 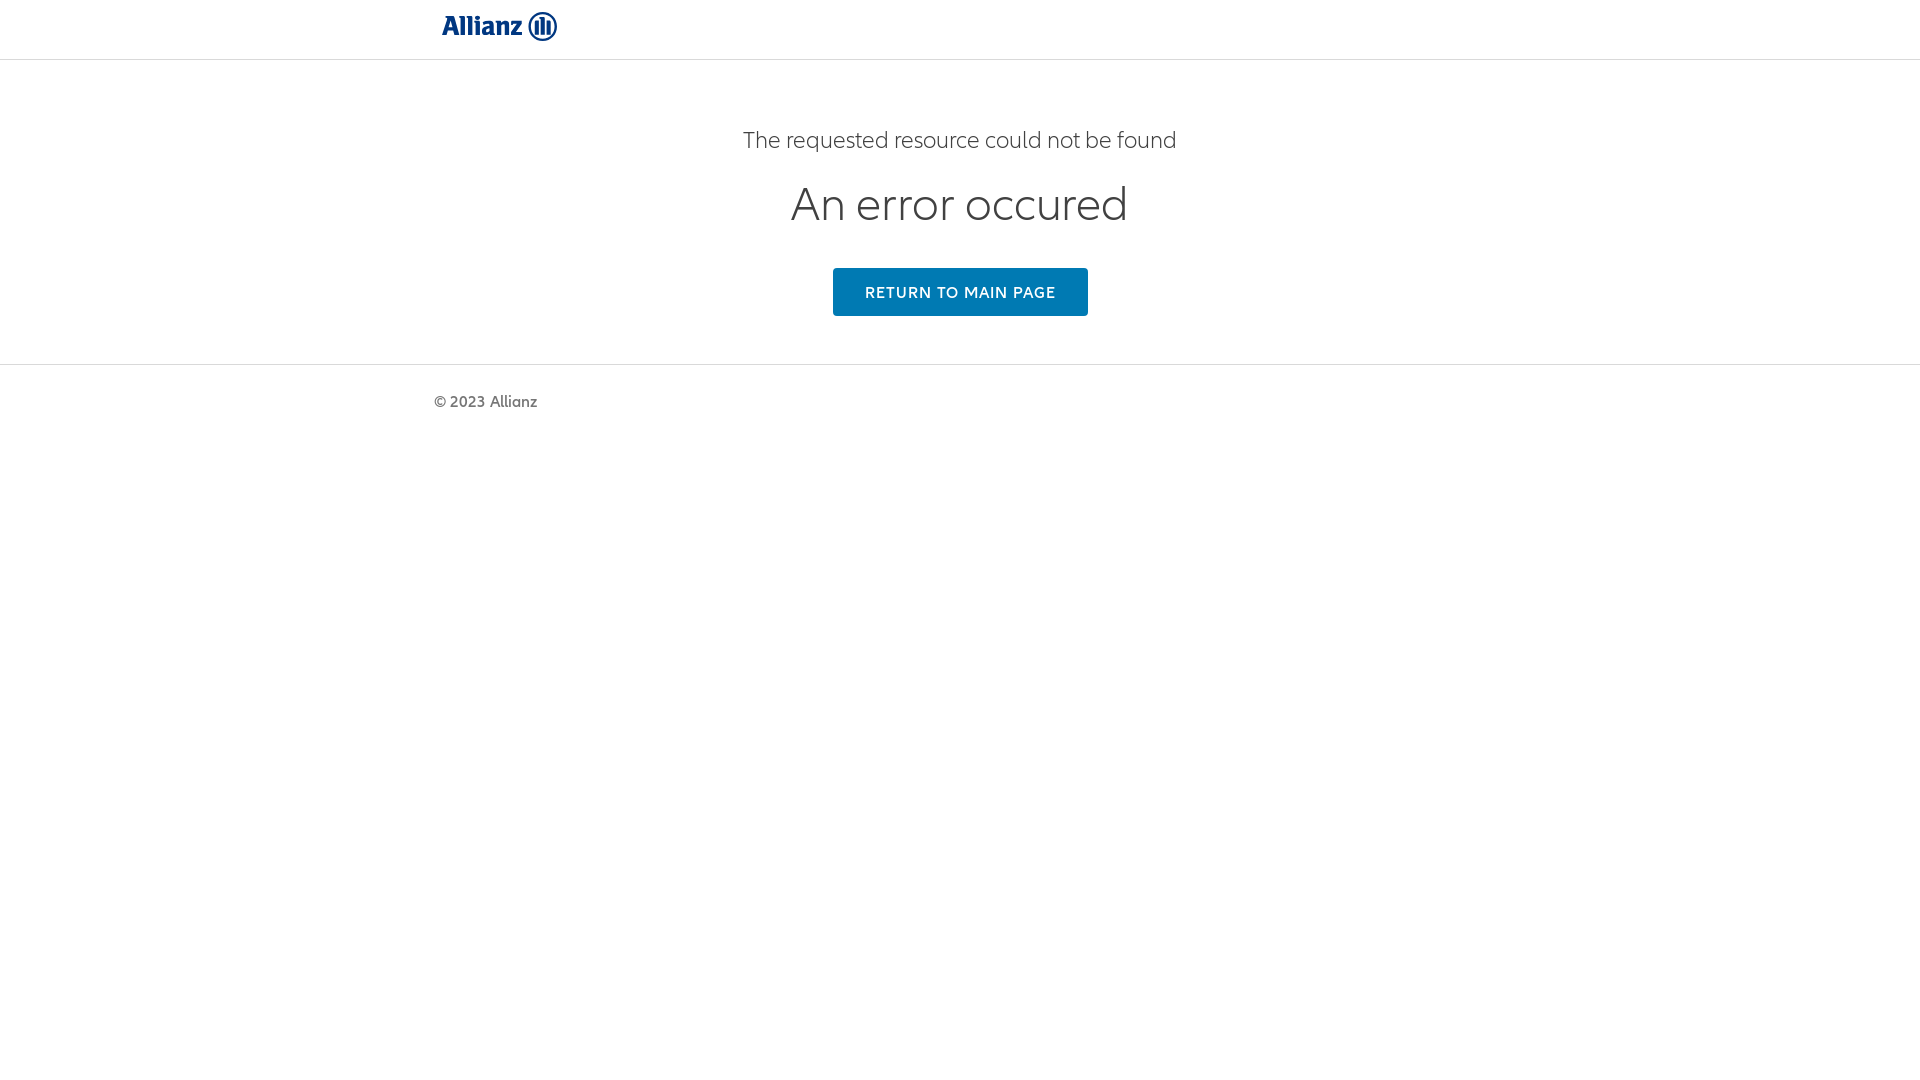 What do you see at coordinates (958, 292) in the screenshot?
I see `'RETURN TO MAIN PAGE'` at bounding box center [958, 292].